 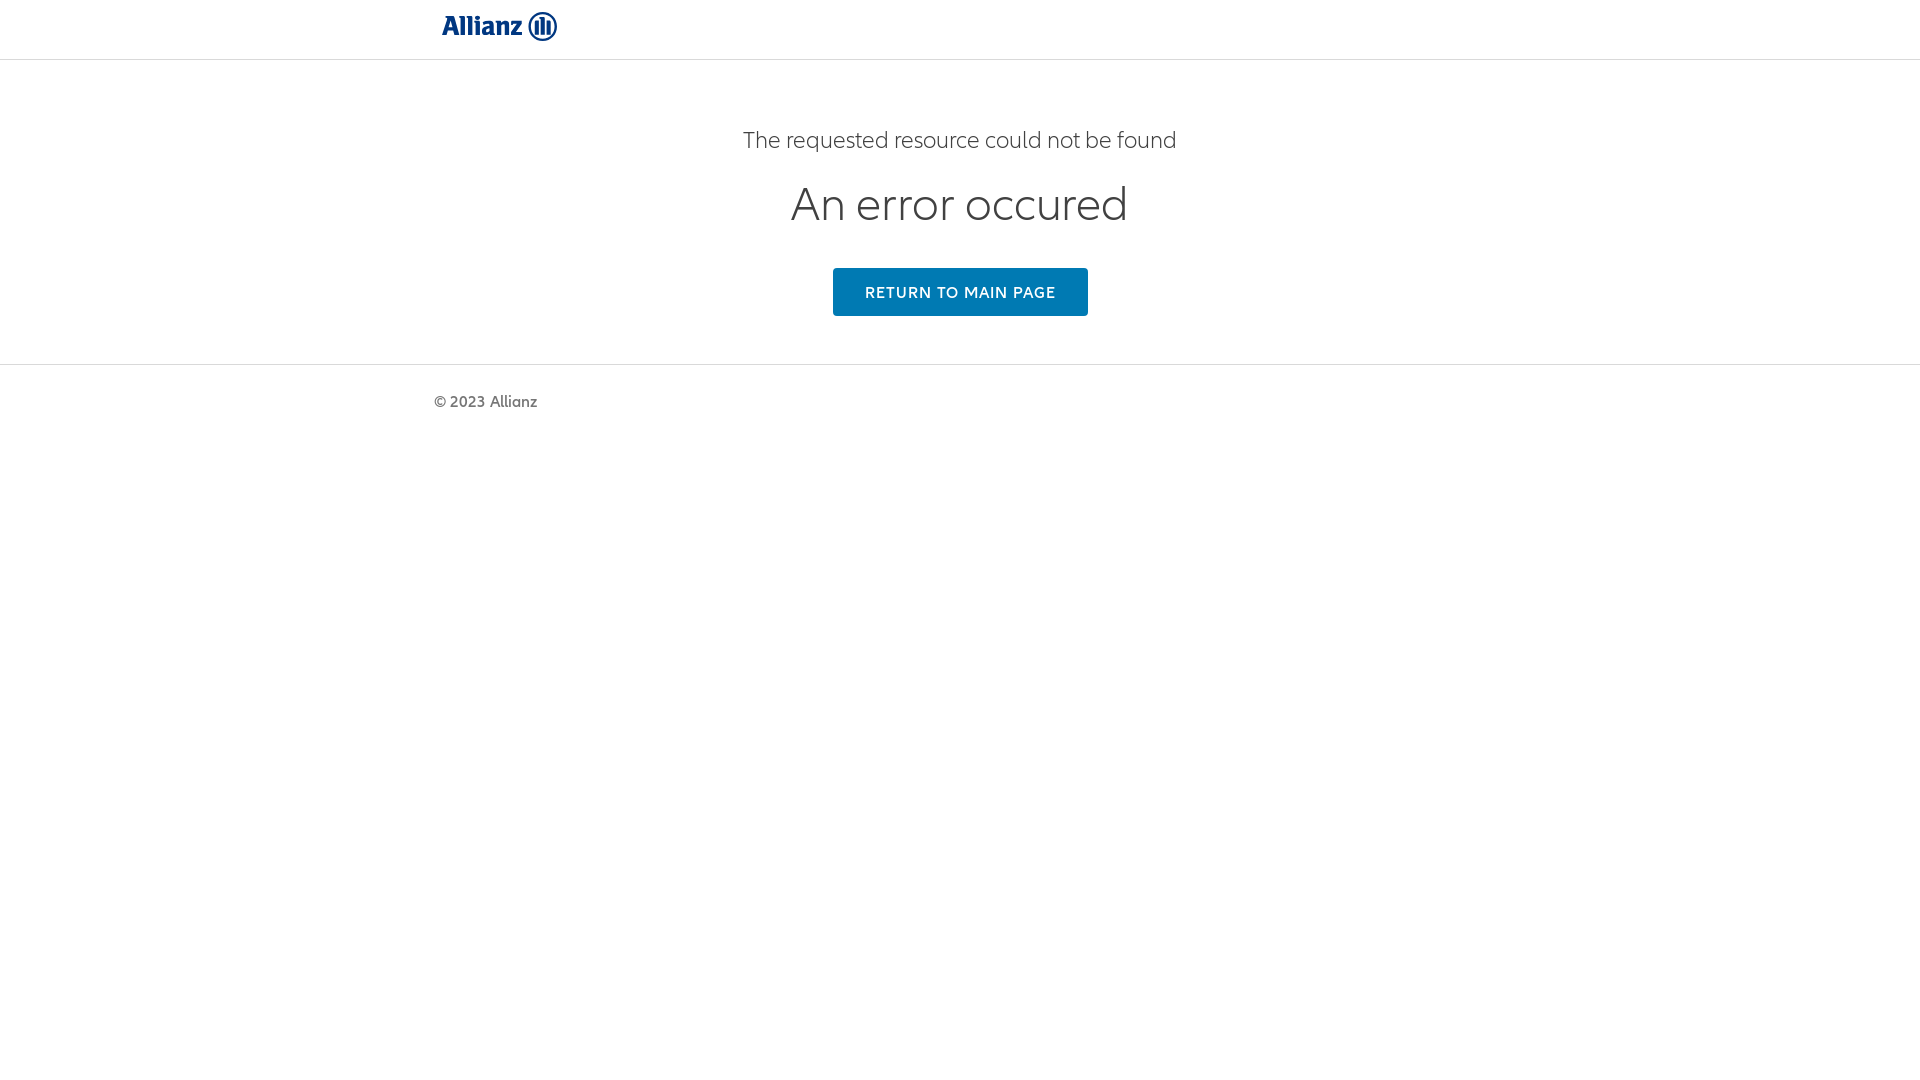 What do you see at coordinates (958, 292) in the screenshot?
I see `'RETURN TO MAIN PAGE'` at bounding box center [958, 292].